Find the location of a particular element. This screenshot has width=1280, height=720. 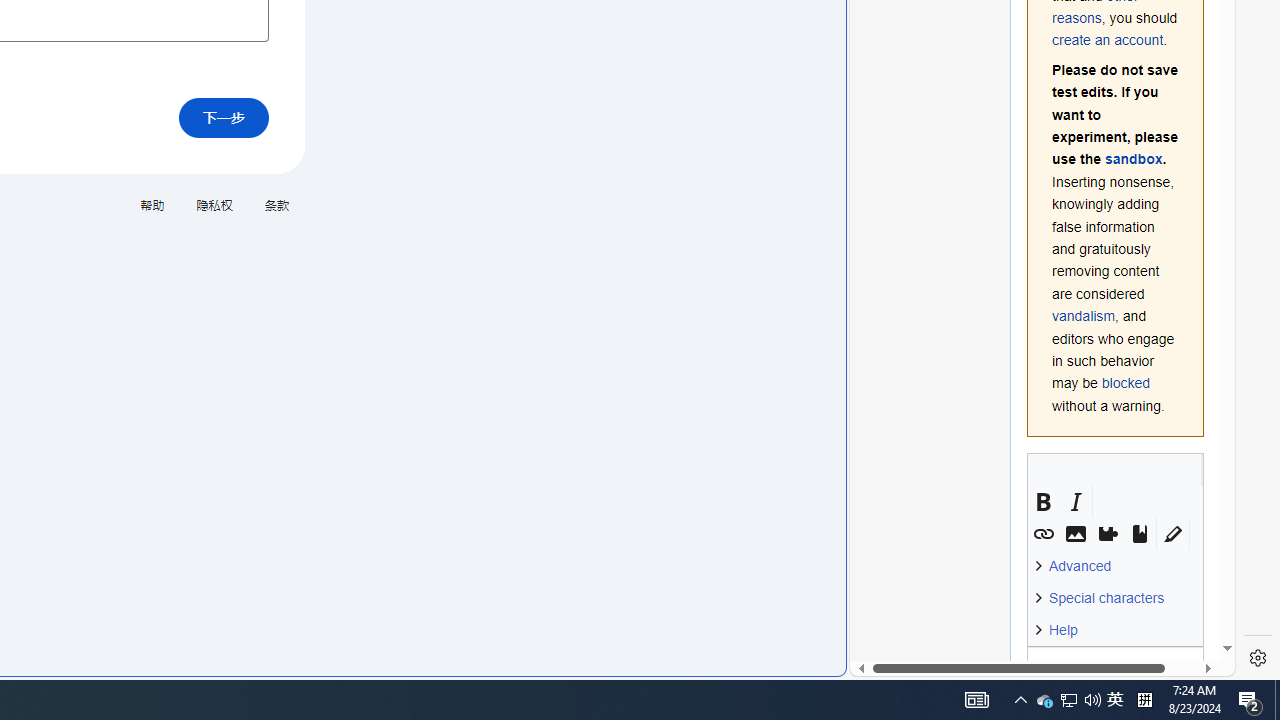

'create an account' is located at coordinates (1106, 40).